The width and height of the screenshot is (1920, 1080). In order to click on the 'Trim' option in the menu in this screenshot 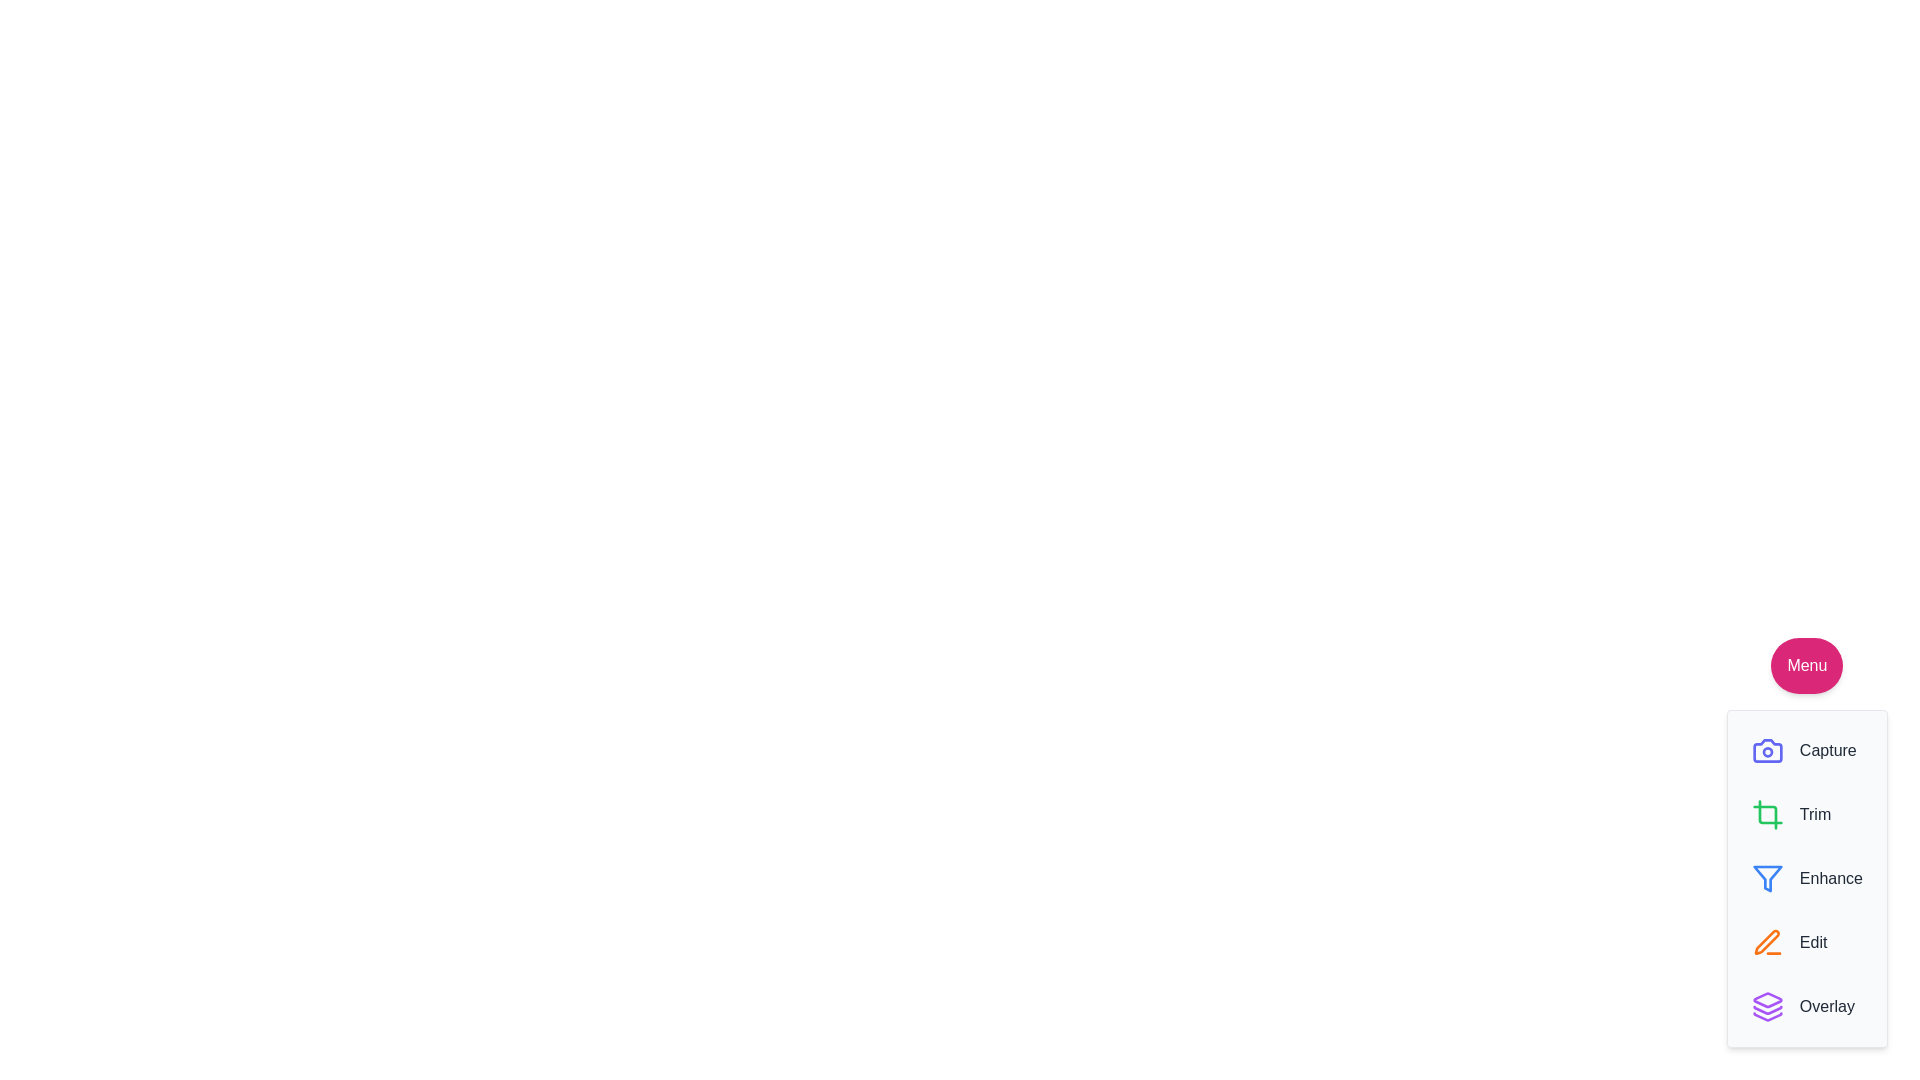, I will do `click(1790, 814)`.